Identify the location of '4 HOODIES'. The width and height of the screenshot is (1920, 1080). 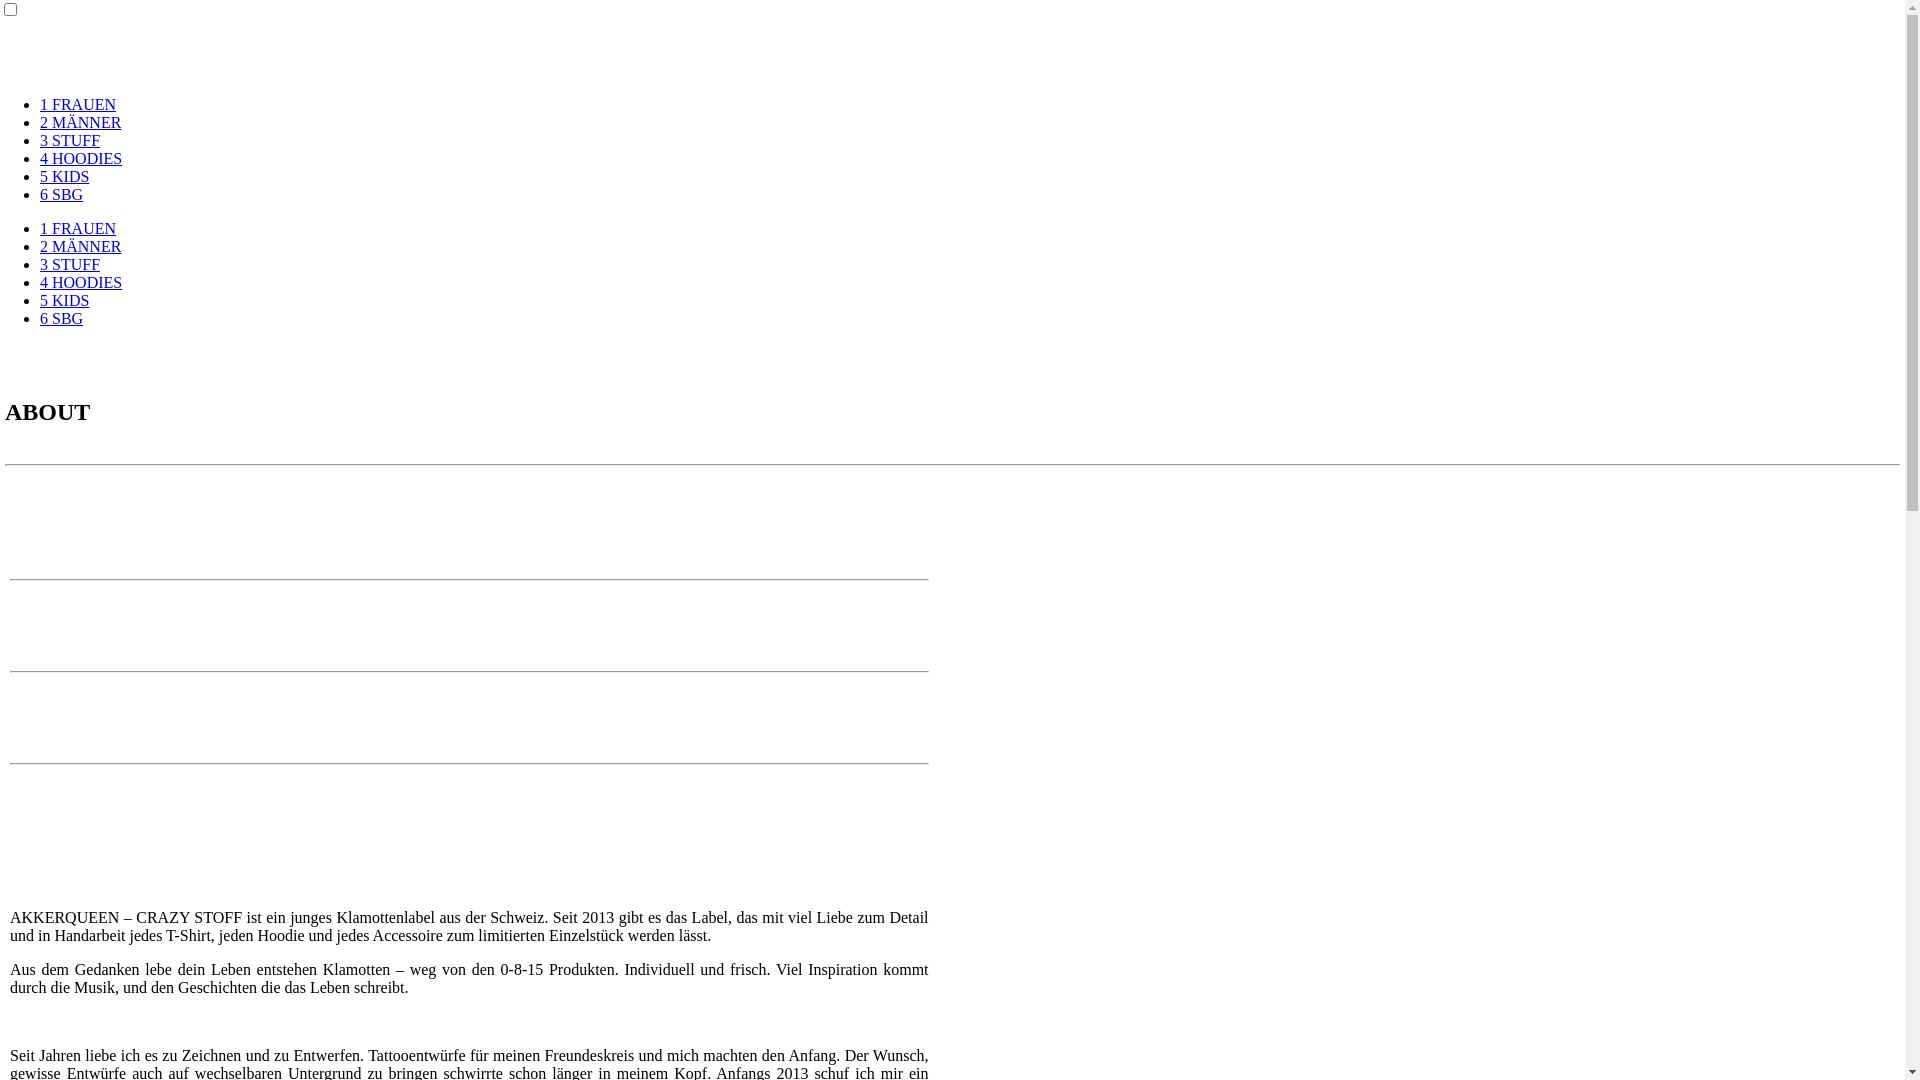
(80, 282).